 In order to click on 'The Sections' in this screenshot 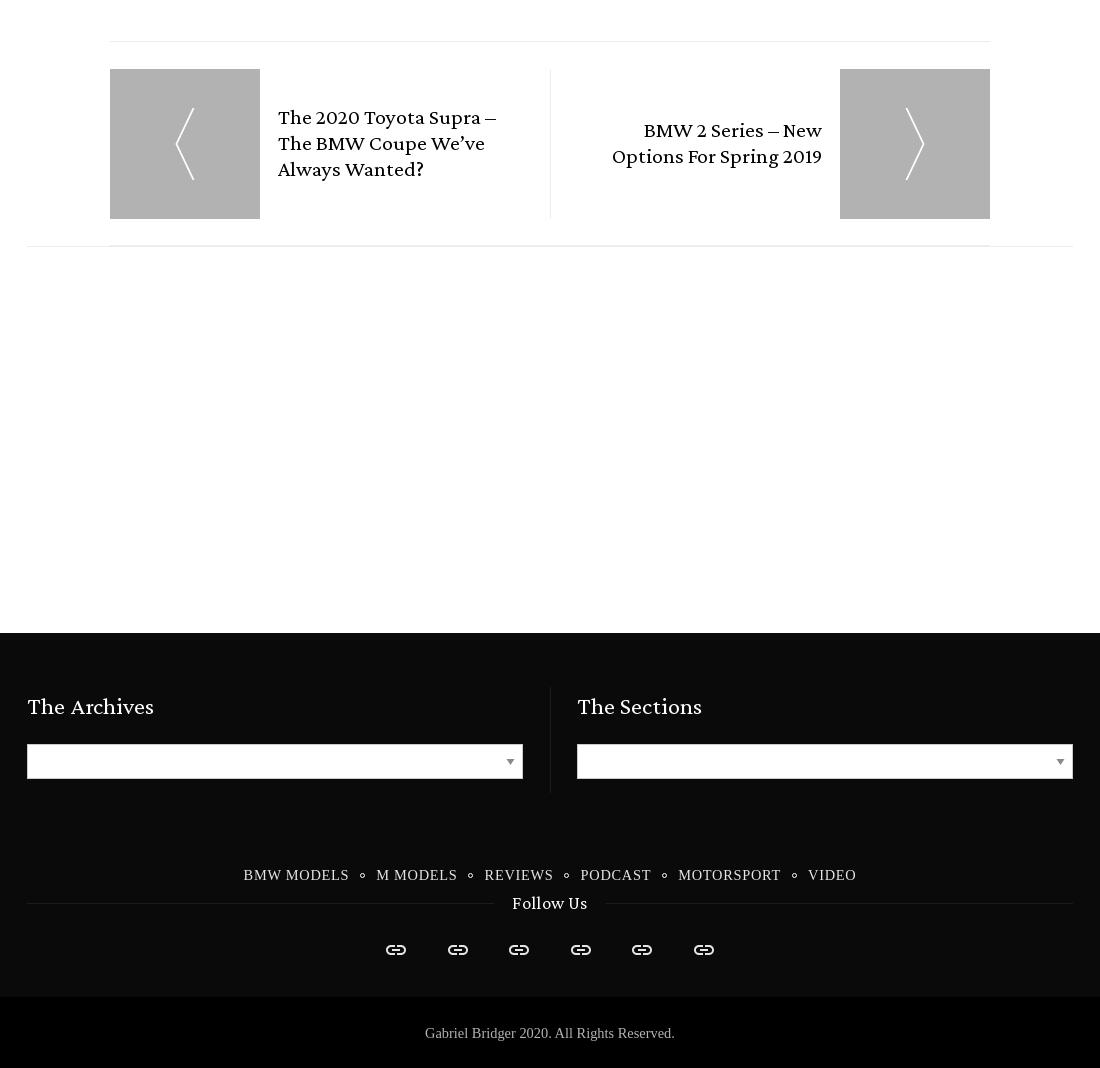, I will do `click(639, 708)`.